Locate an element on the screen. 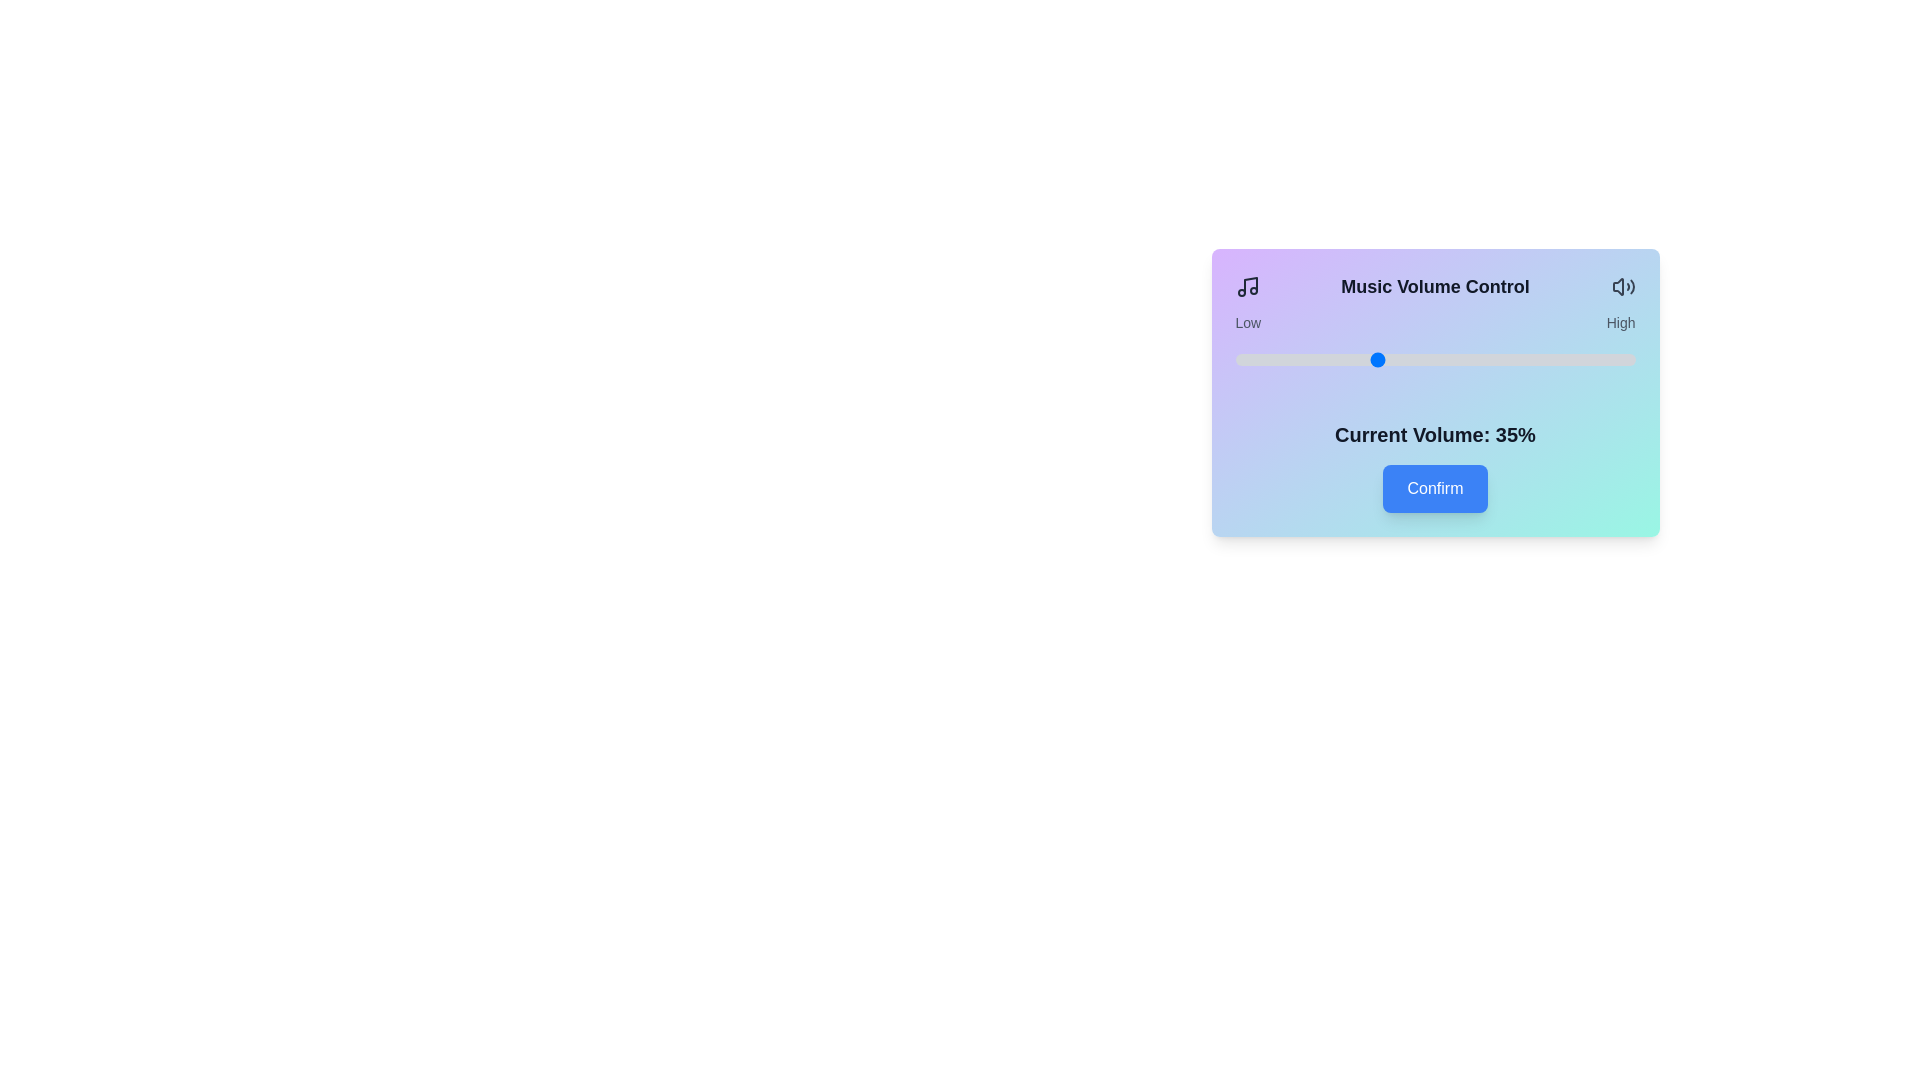 The image size is (1920, 1080). the 'Confirm' button to confirm the current volume setting is located at coordinates (1434, 489).